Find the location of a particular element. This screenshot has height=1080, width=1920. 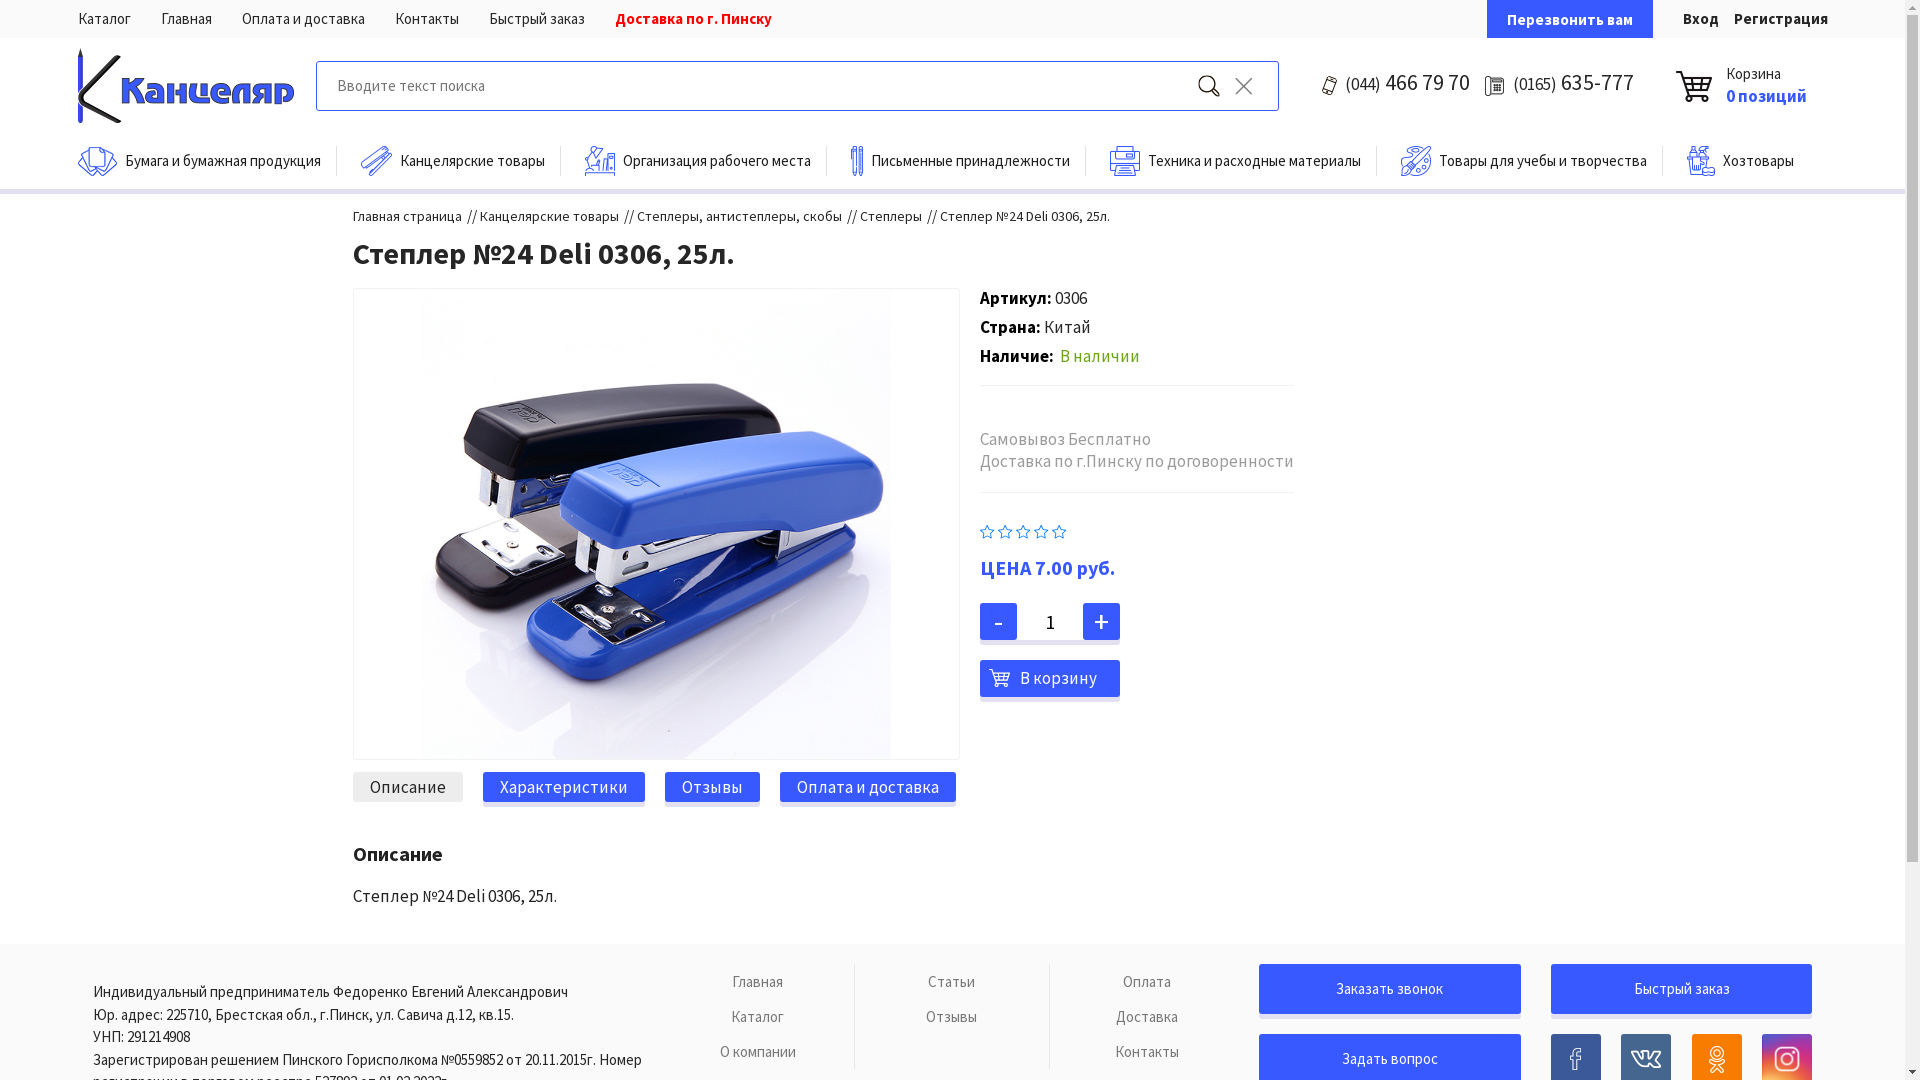

'3' is located at coordinates (1016, 528).